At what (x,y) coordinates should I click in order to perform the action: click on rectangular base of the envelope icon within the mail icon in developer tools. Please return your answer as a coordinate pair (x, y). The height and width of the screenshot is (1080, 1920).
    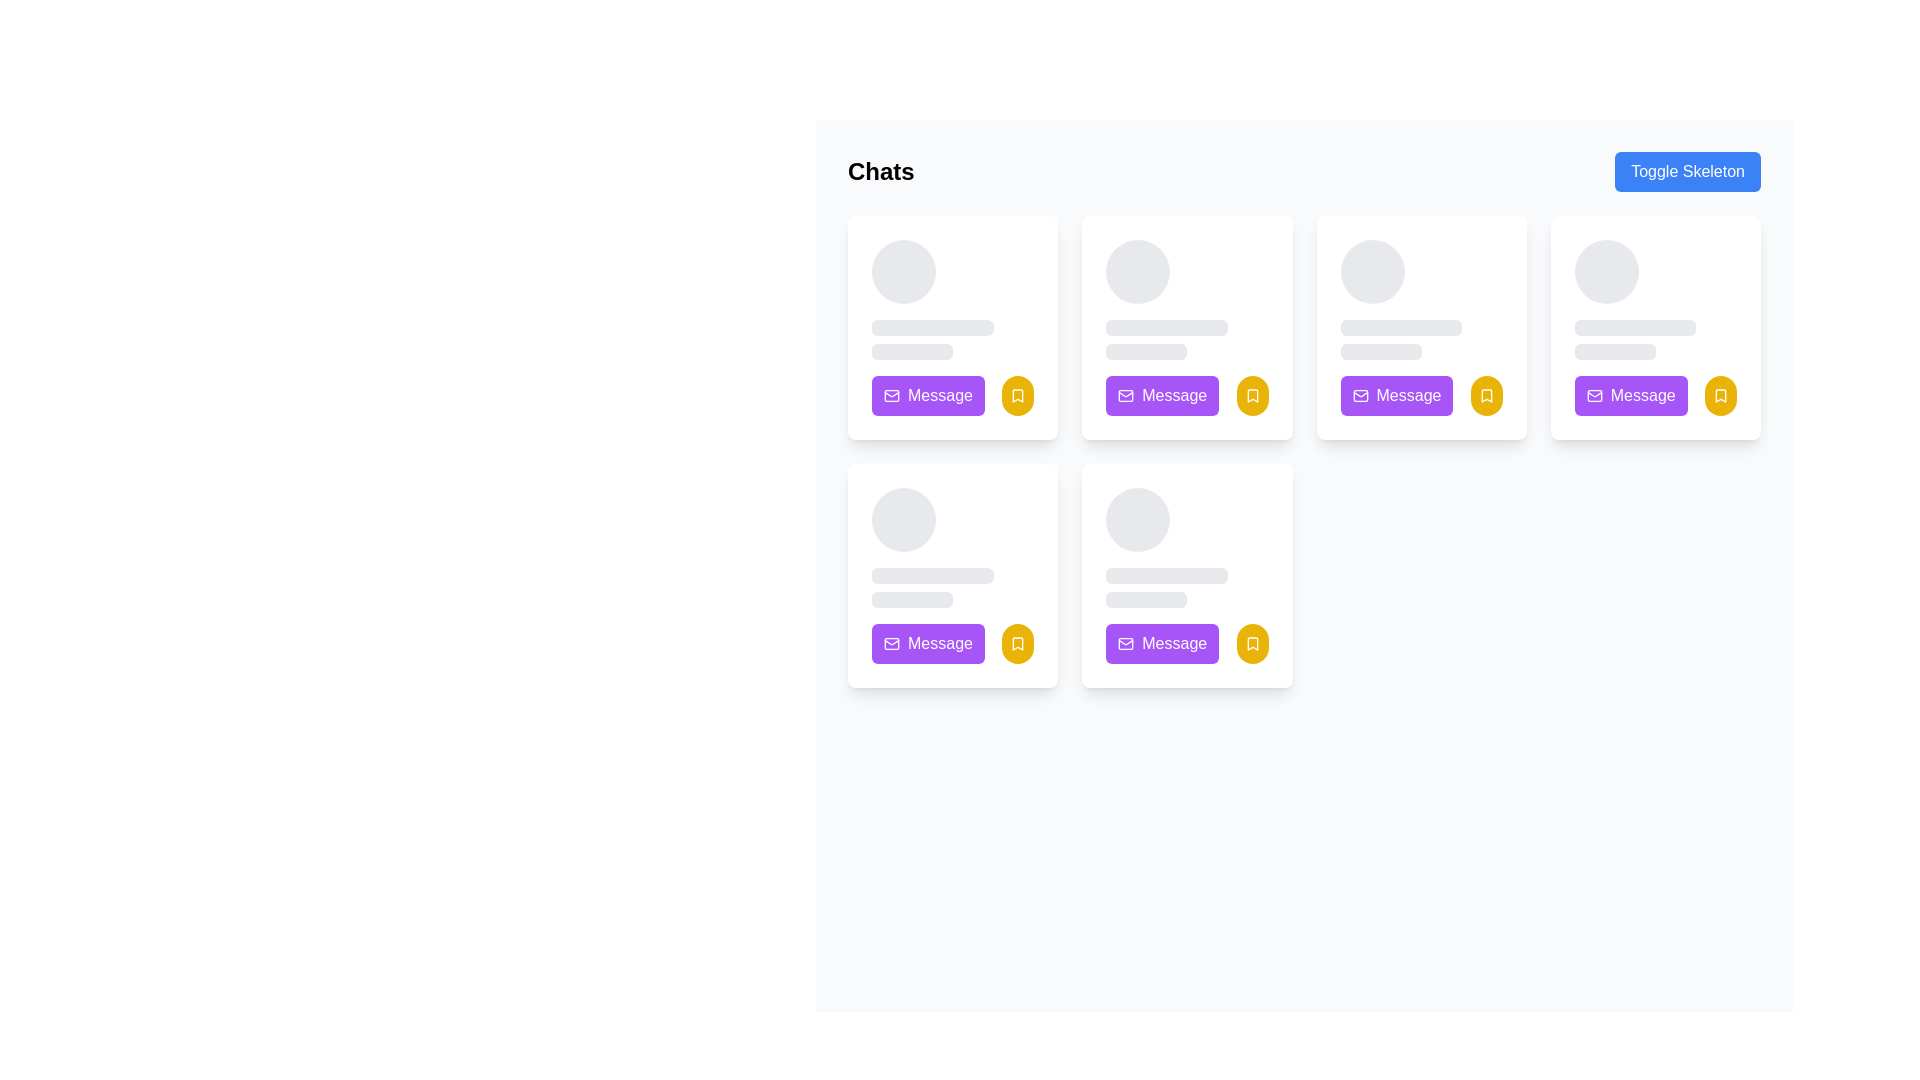
    Looking at the image, I should click on (1360, 396).